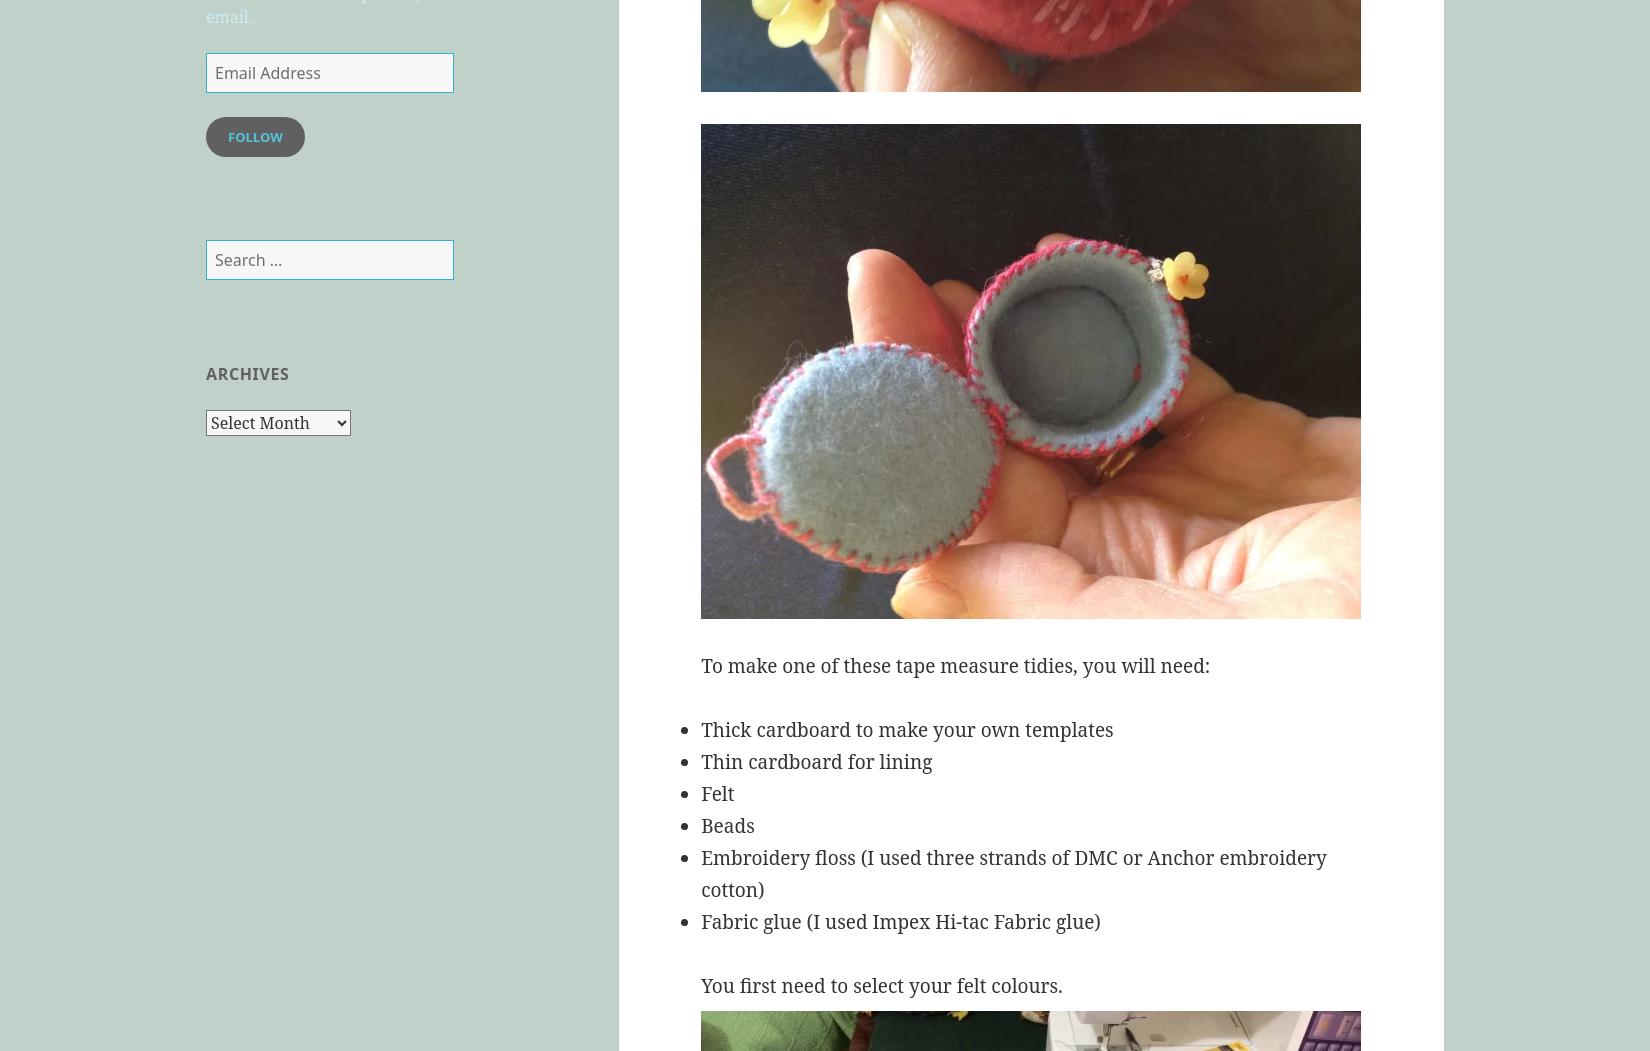 This screenshot has width=1650, height=1051. Describe the element at coordinates (900, 922) in the screenshot. I see `'Fabric glue (I used Impex Hi-tac Fabric glue)'` at that location.